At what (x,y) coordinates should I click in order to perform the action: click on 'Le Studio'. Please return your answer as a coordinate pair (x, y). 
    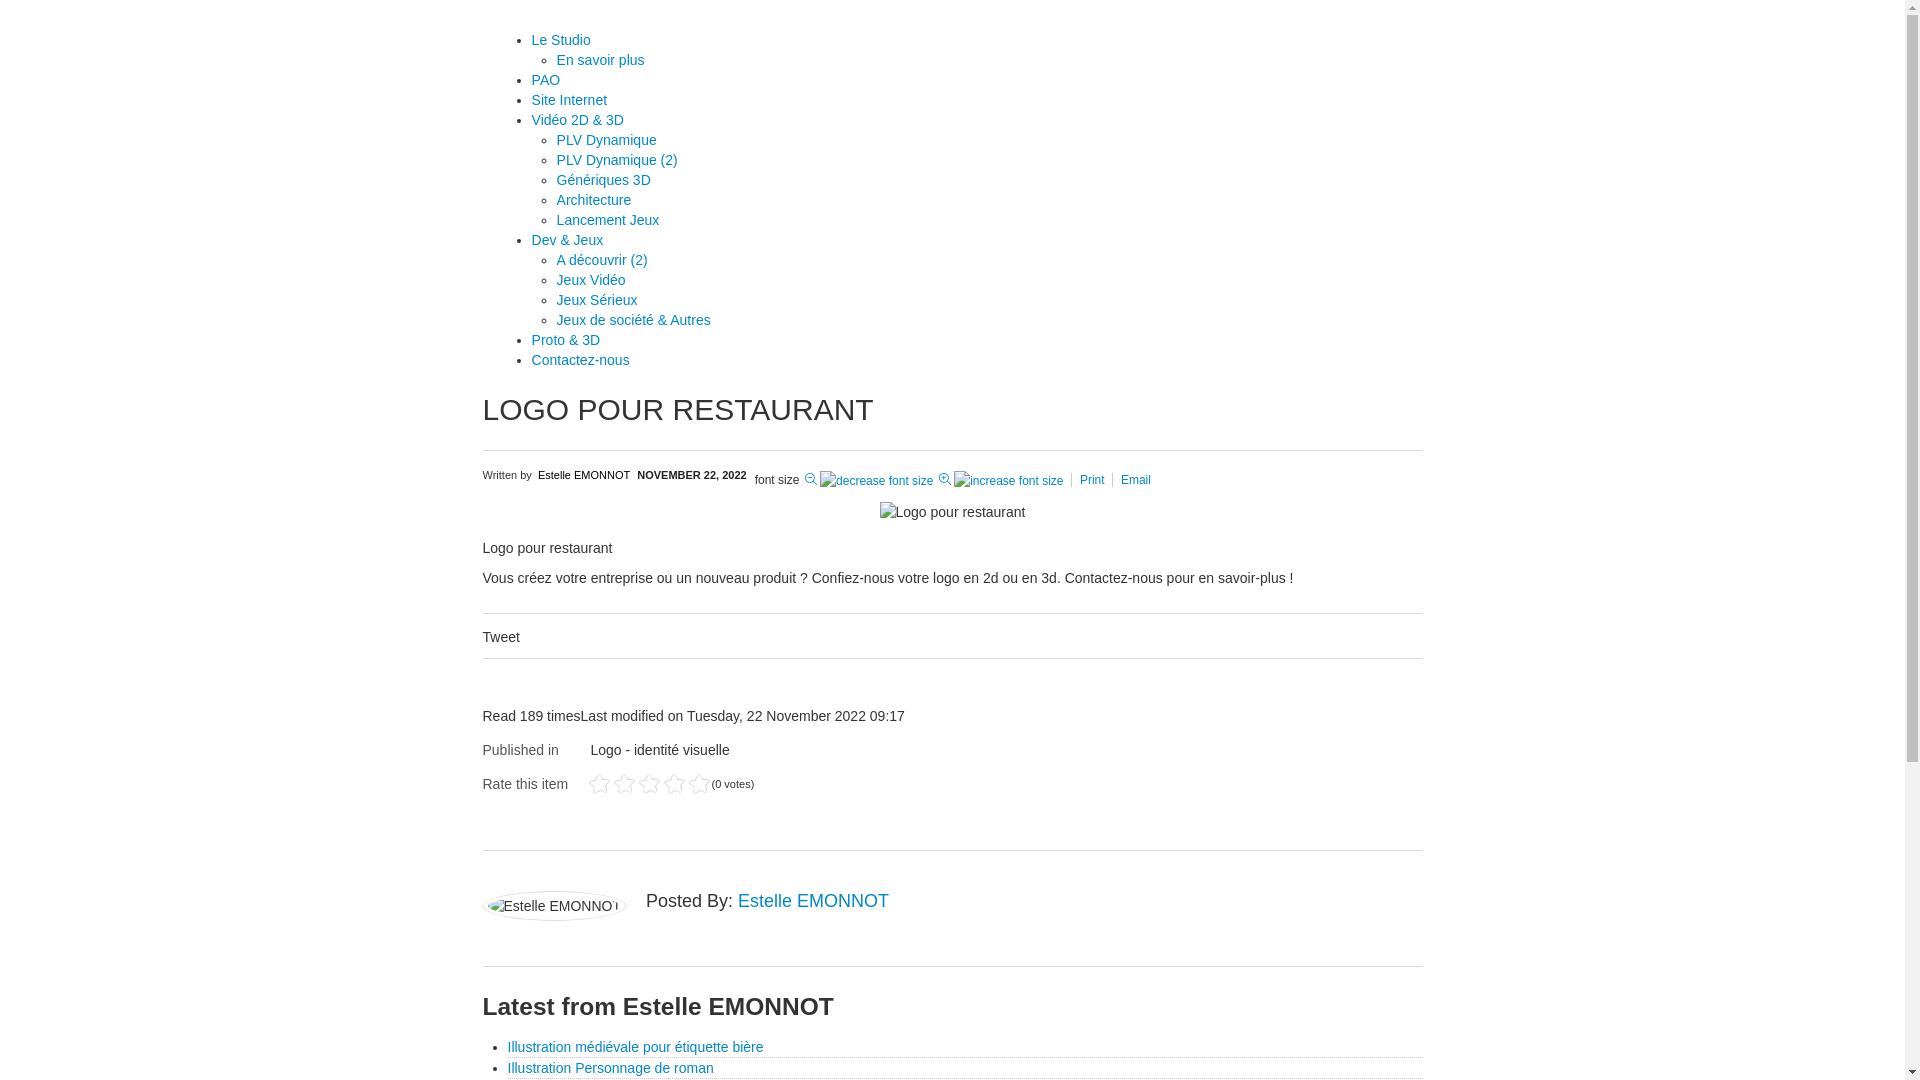
    Looking at the image, I should click on (532, 39).